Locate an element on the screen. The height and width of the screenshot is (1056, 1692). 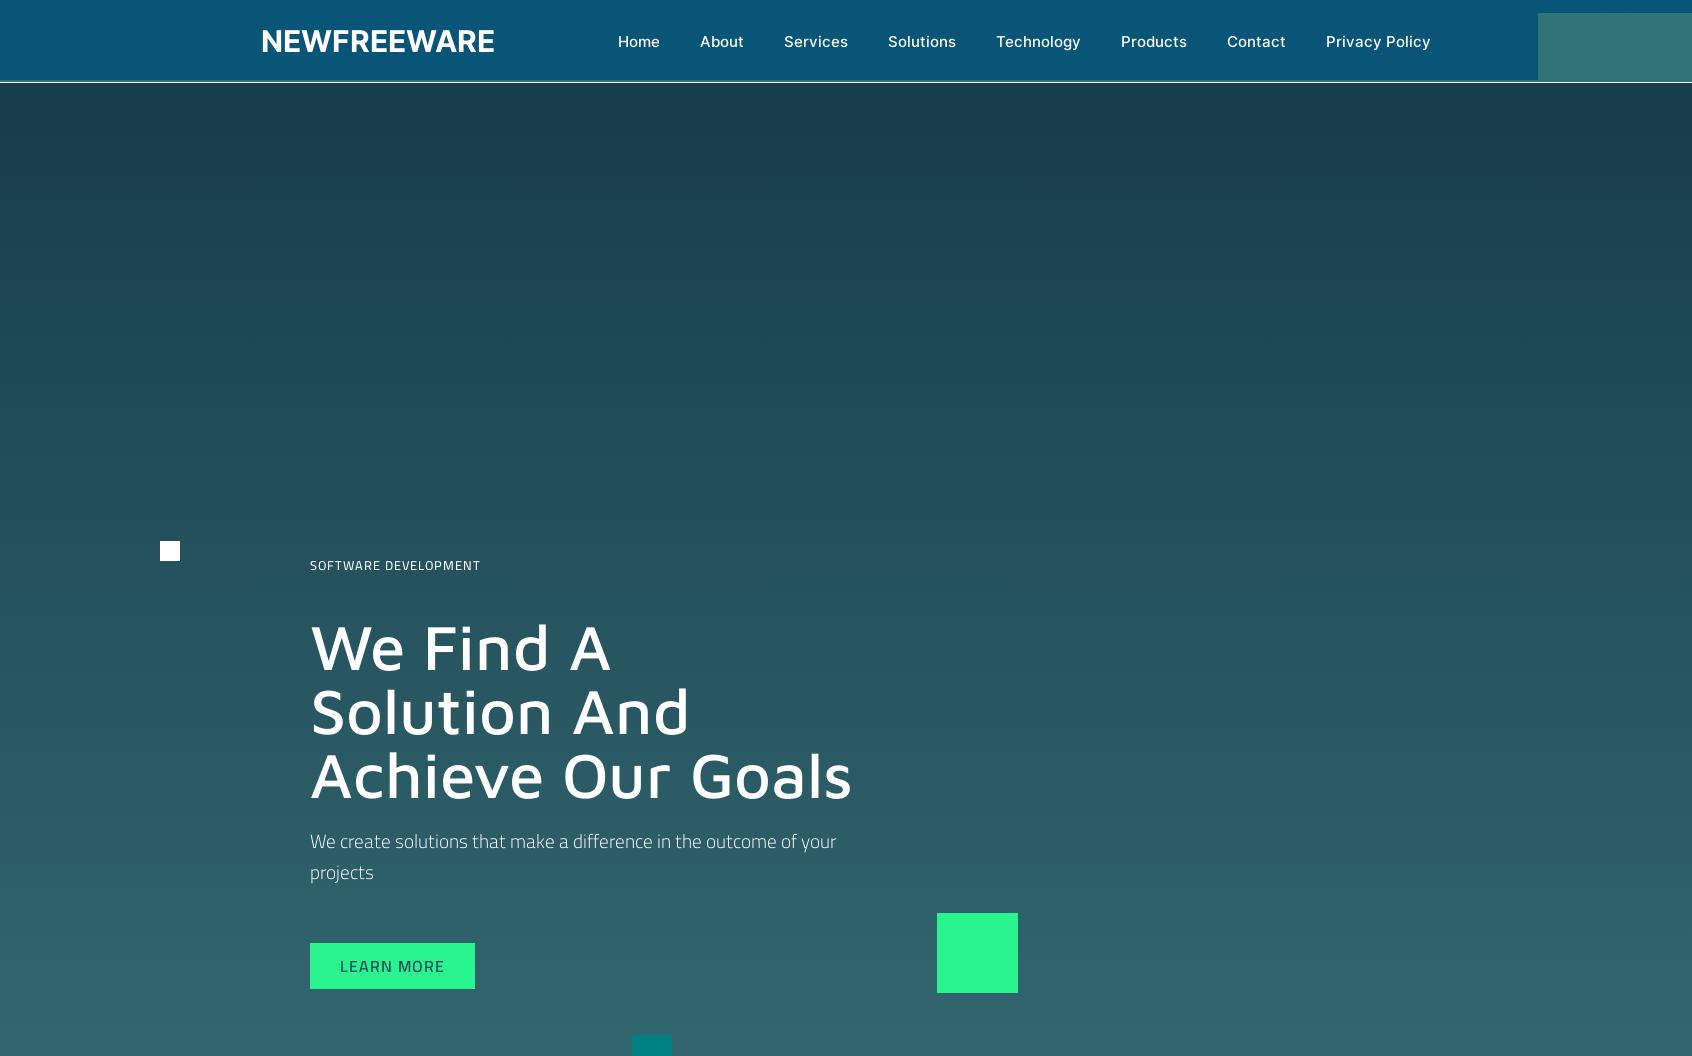
'Home' is located at coordinates (616, 41).